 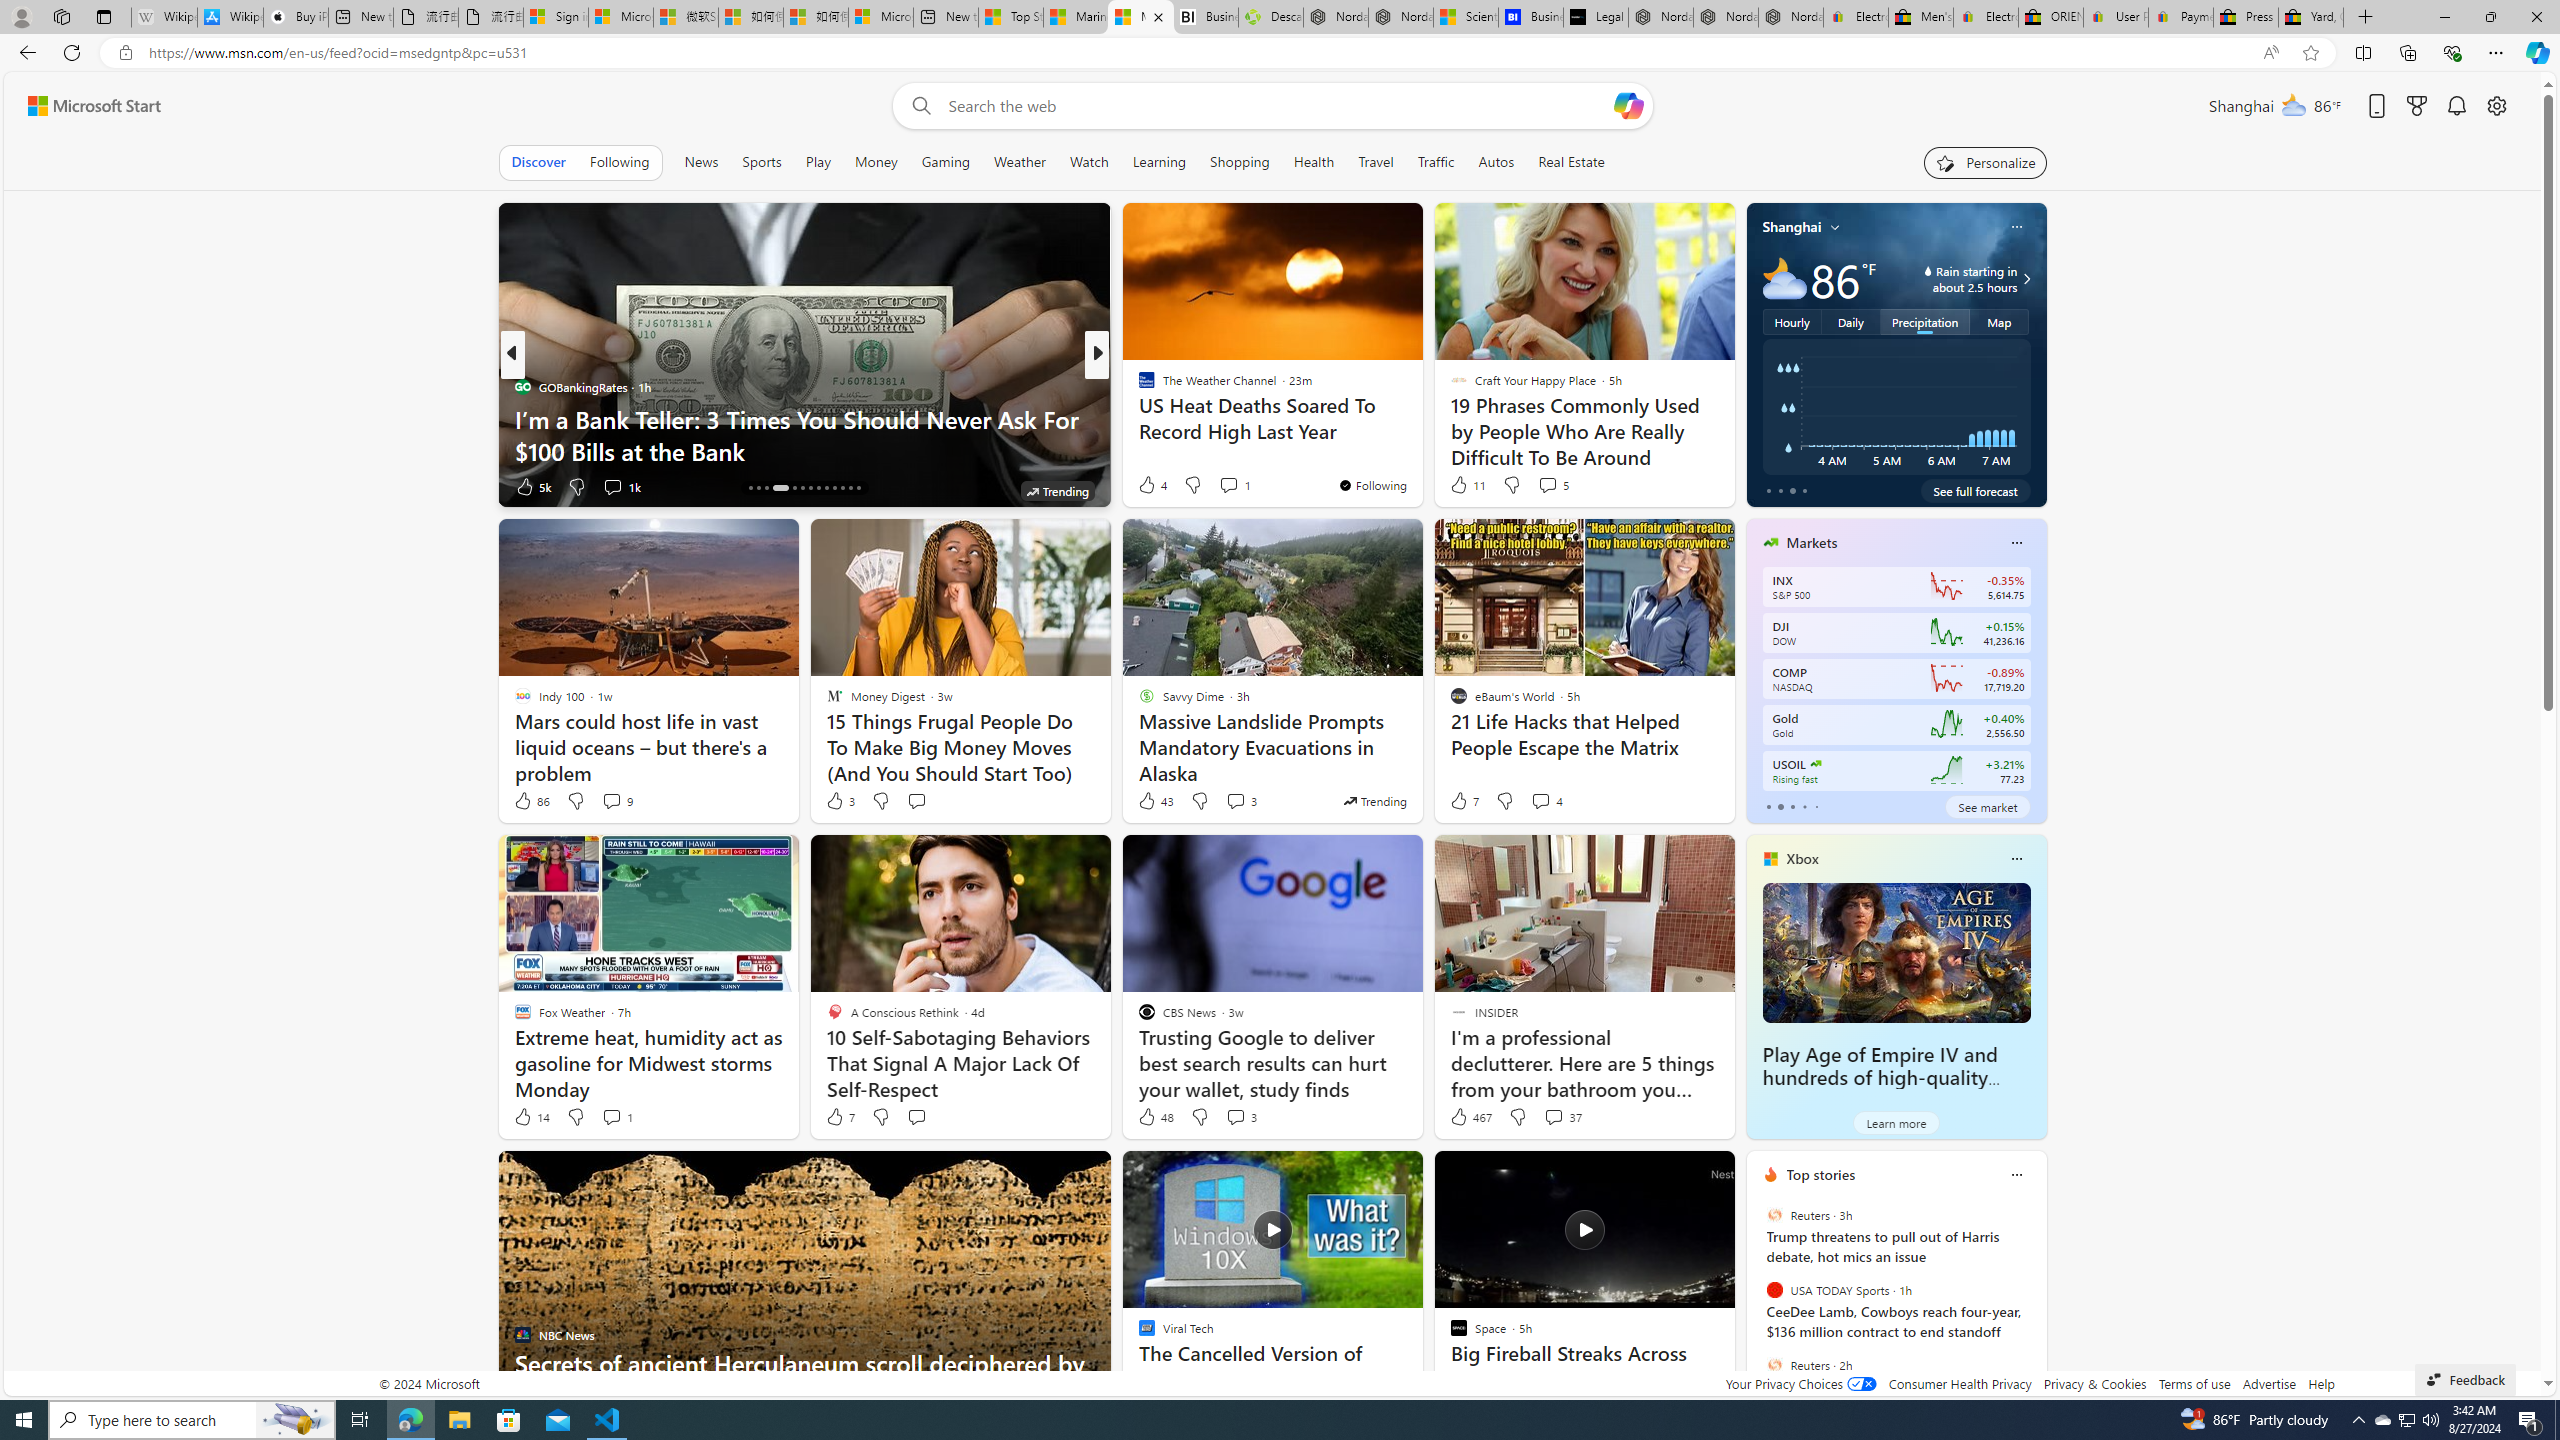 What do you see at coordinates (1137, 418) in the screenshot?
I see `'The Register'` at bounding box center [1137, 418].